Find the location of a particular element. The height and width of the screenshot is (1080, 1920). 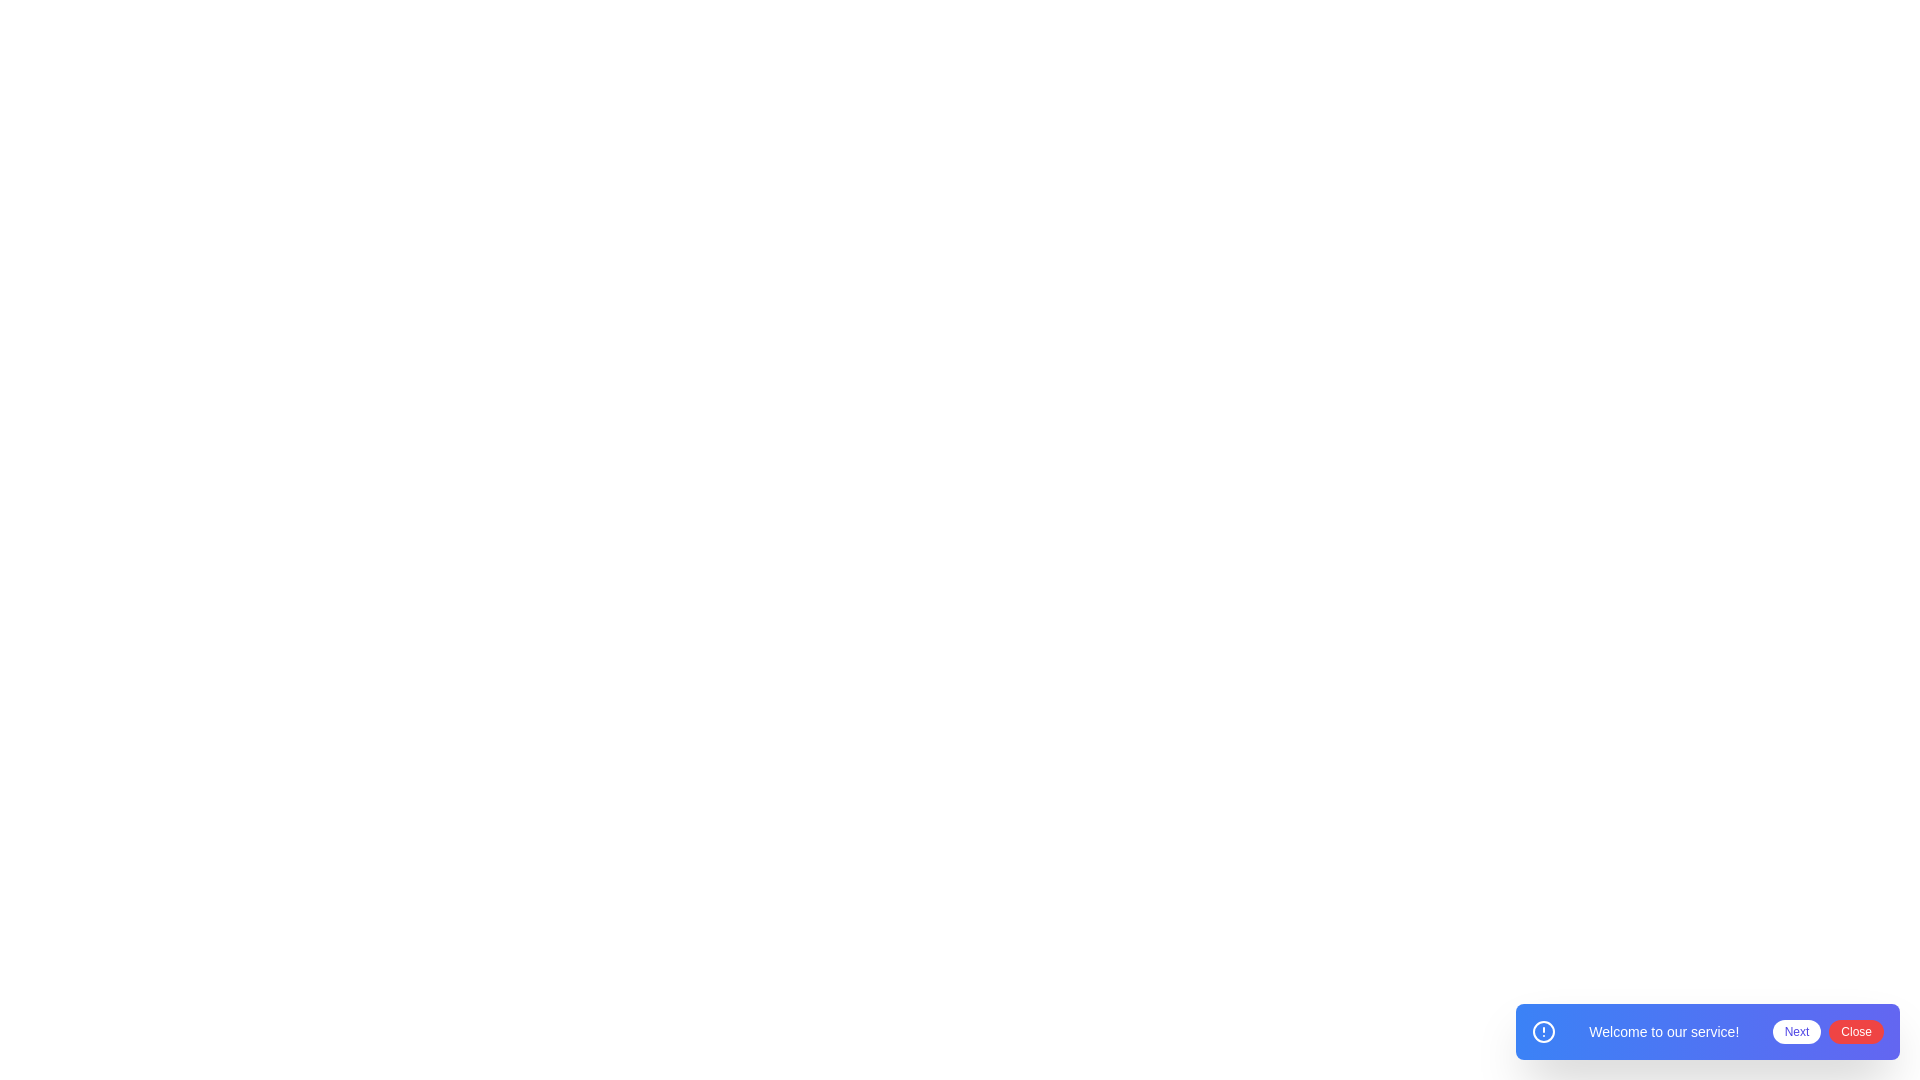

the 'Next' button to navigate to the next message is located at coordinates (1795, 1032).